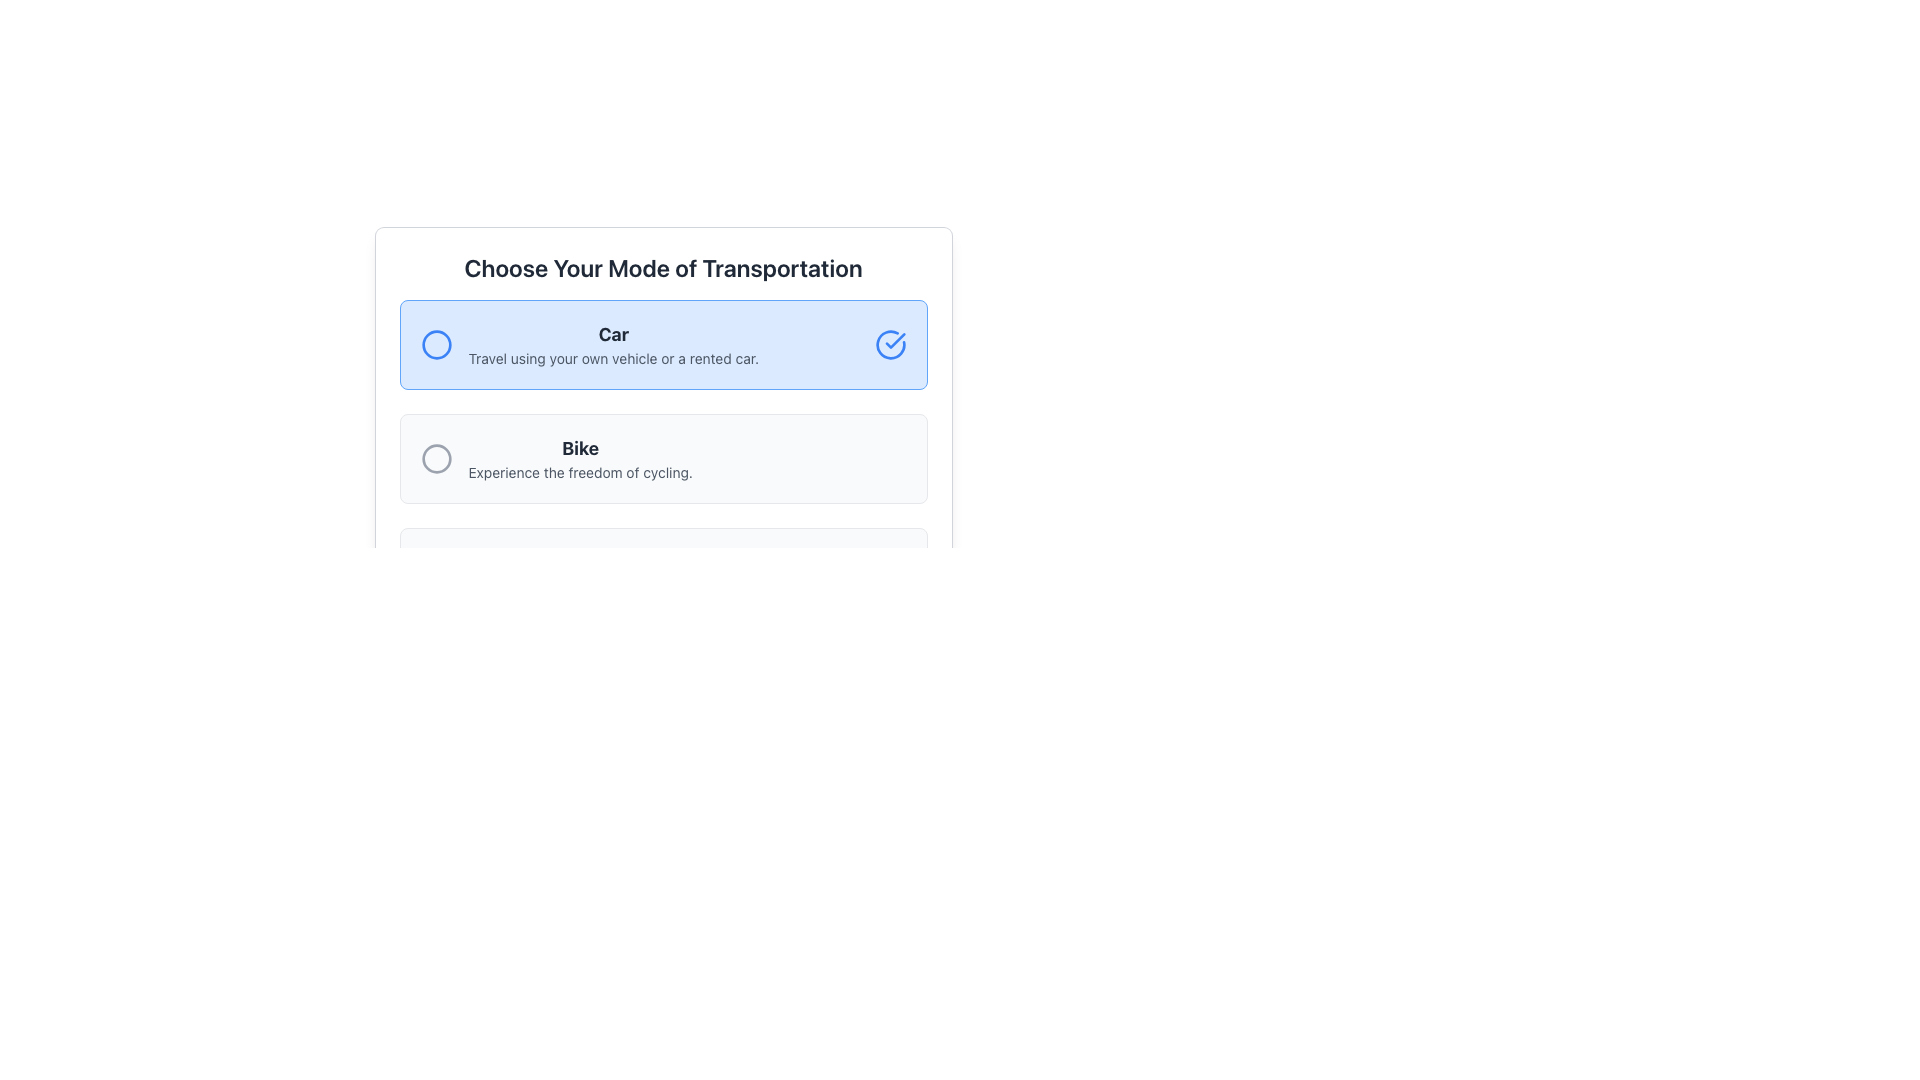 This screenshot has width=1920, height=1080. I want to click on the circular blue-stroked icon with a checkmark inside to confirm the selection of the 'Car' option, so click(889, 343).